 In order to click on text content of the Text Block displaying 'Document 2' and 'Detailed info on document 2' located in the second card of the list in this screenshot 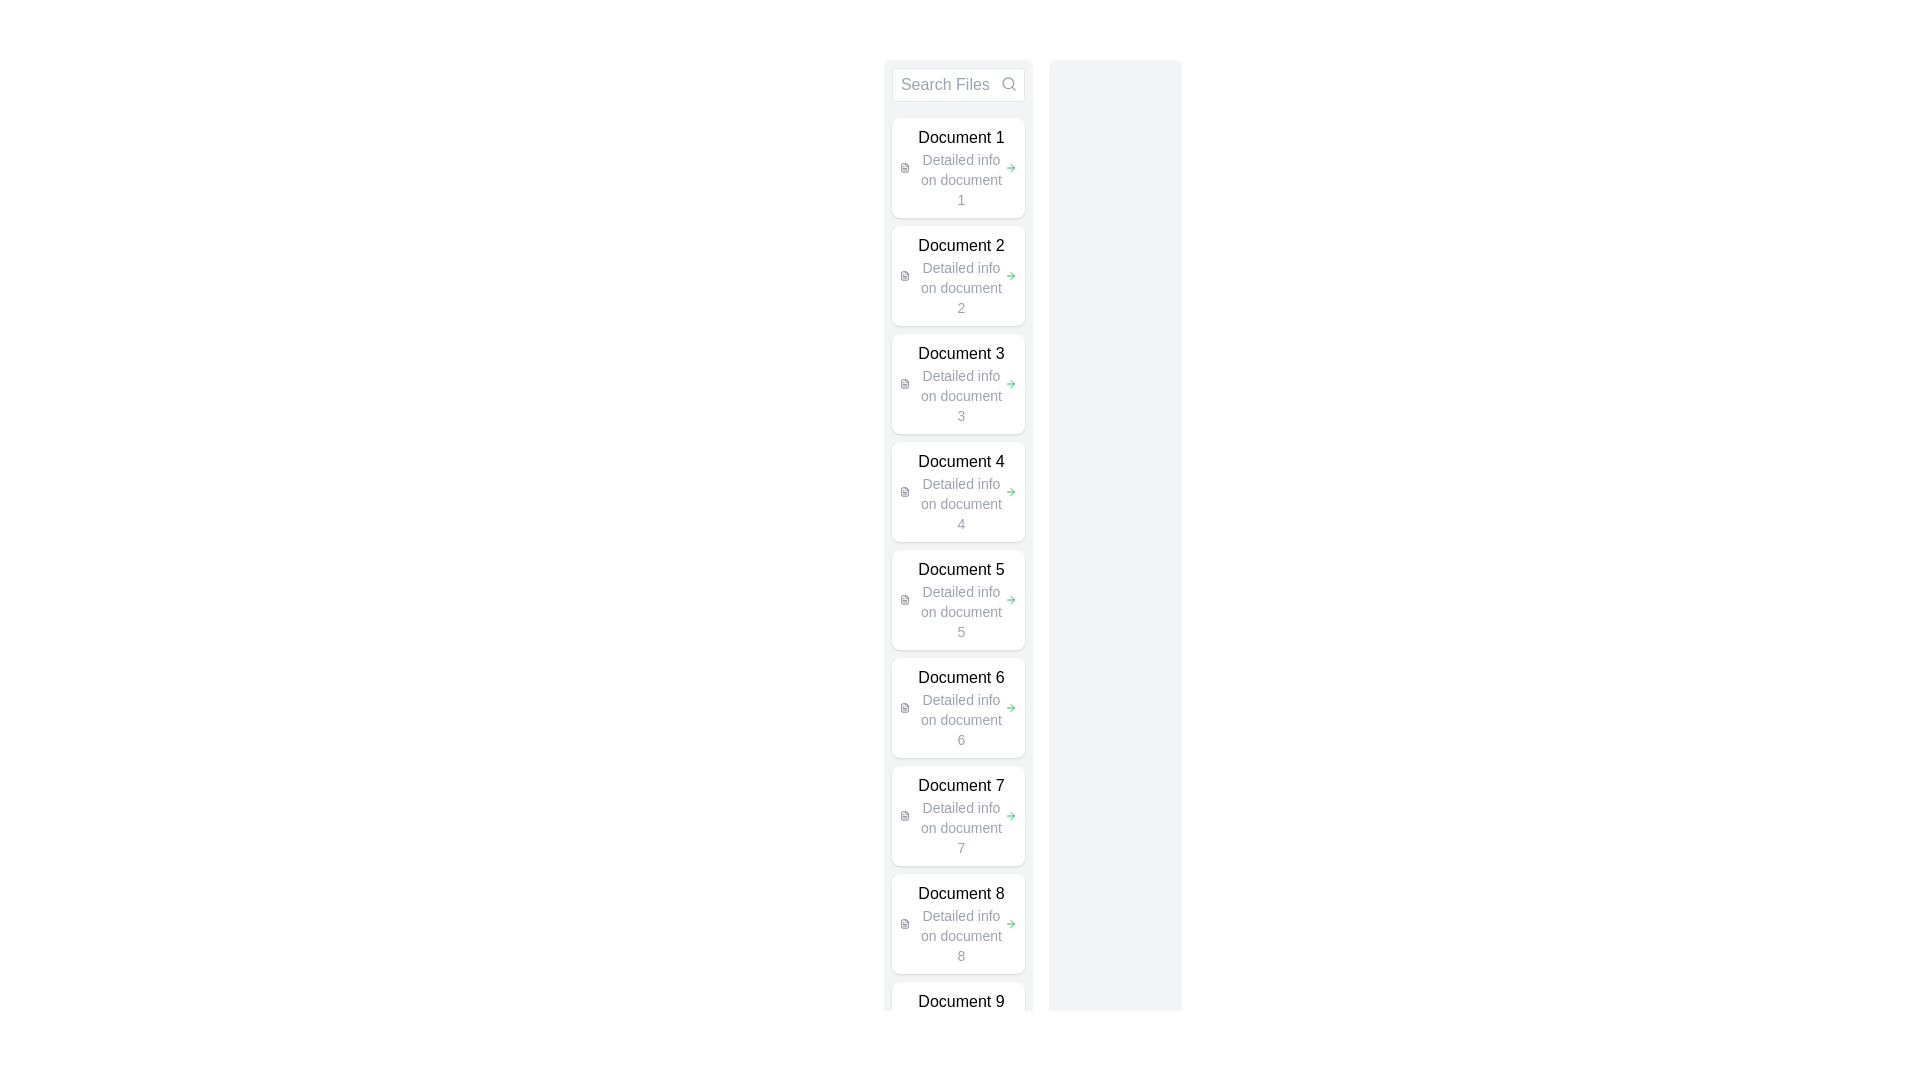, I will do `click(961, 276)`.